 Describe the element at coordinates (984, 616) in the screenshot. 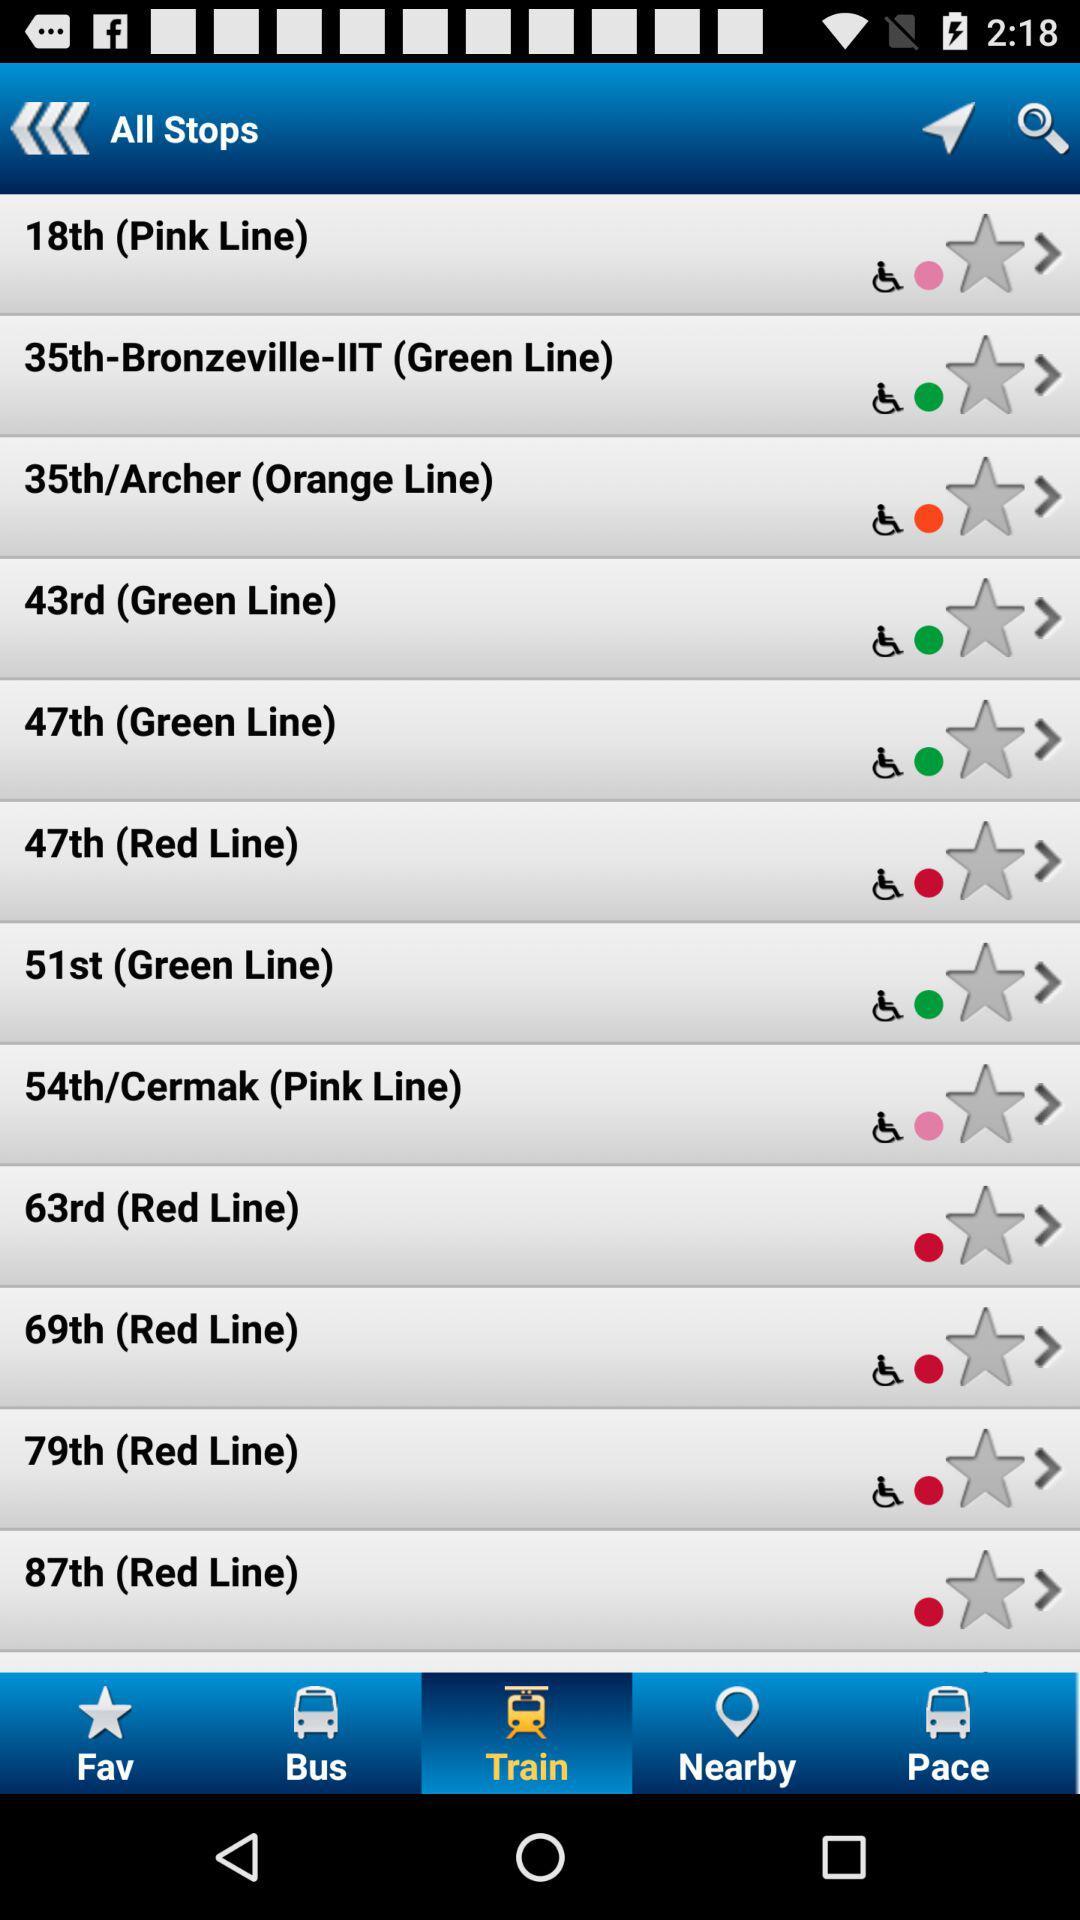

I see `item` at that location.